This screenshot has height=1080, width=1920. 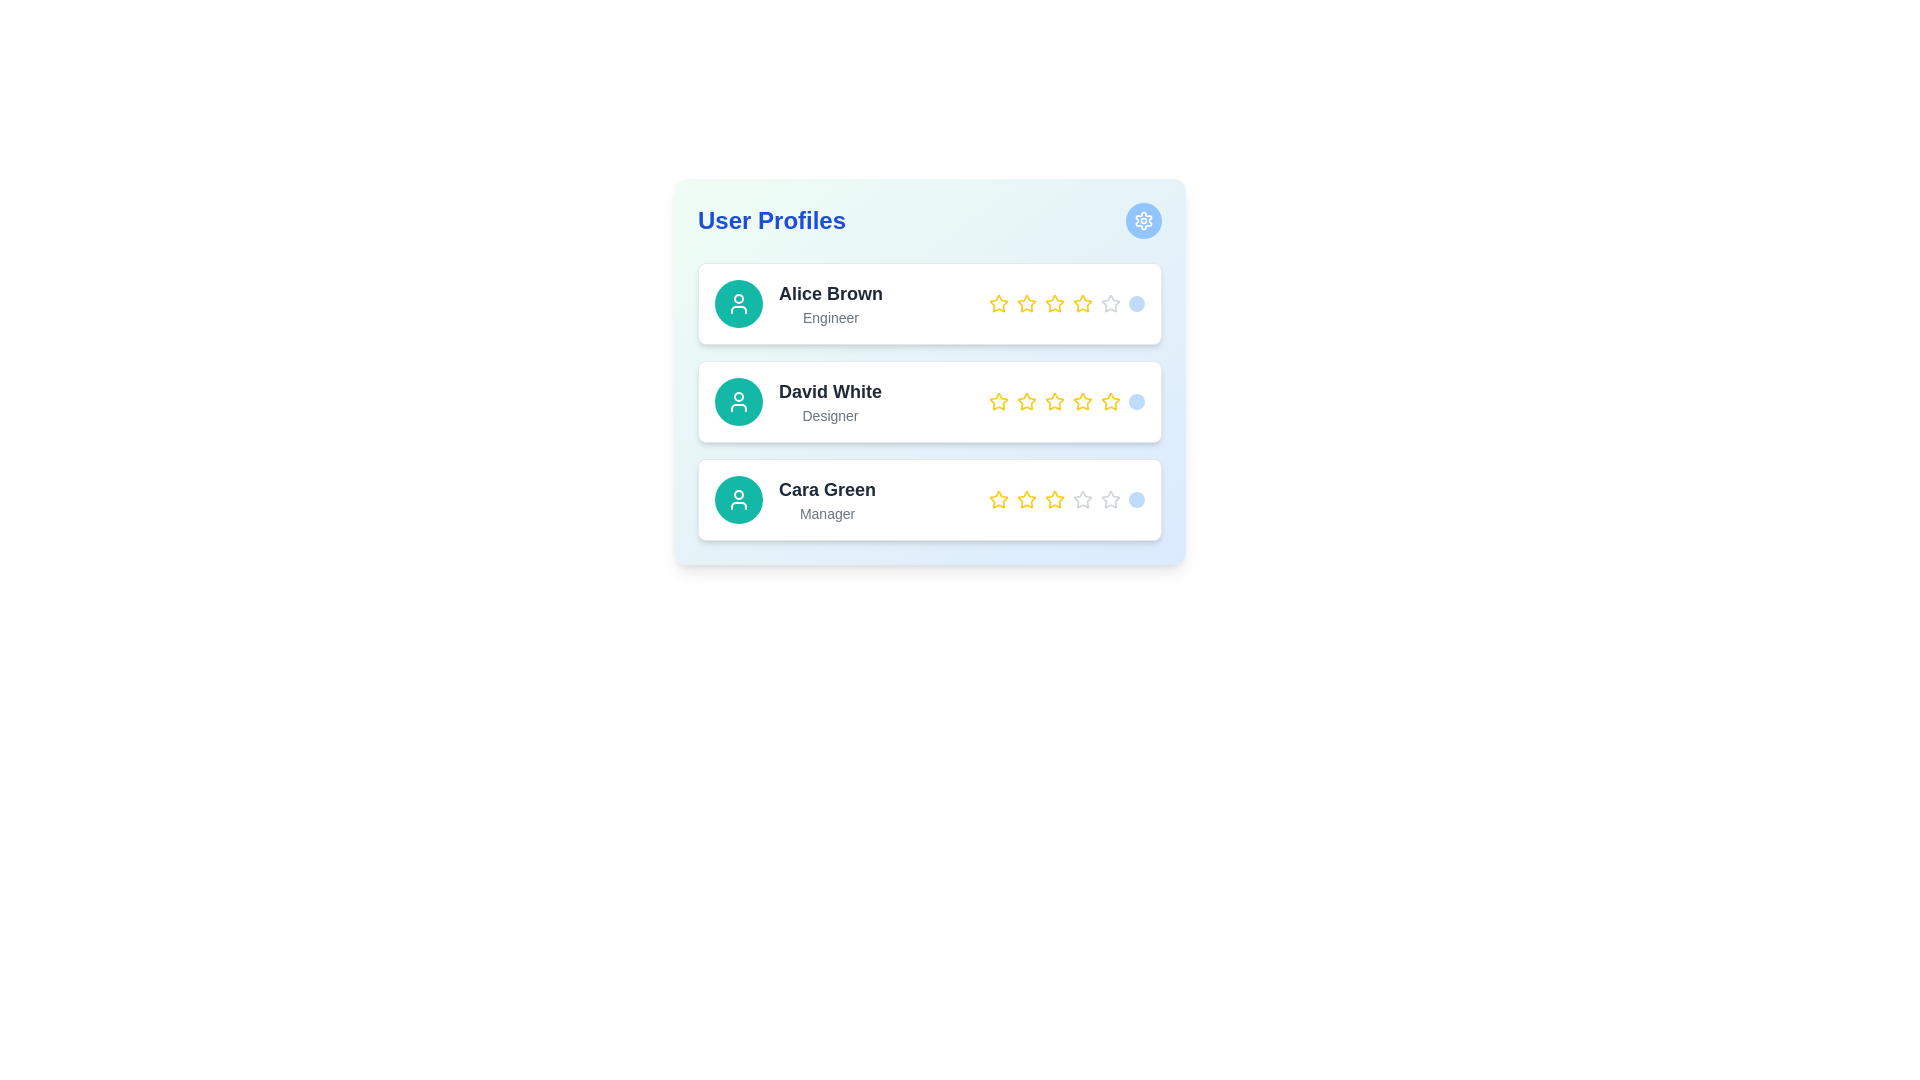 I want to click on the circular icon representing the user 'Alice Brown', which is the first icon in the vertical list of user profiles, located to the left of the 'Alice Brown - Engineer' entry, so click(x=738, y=304).